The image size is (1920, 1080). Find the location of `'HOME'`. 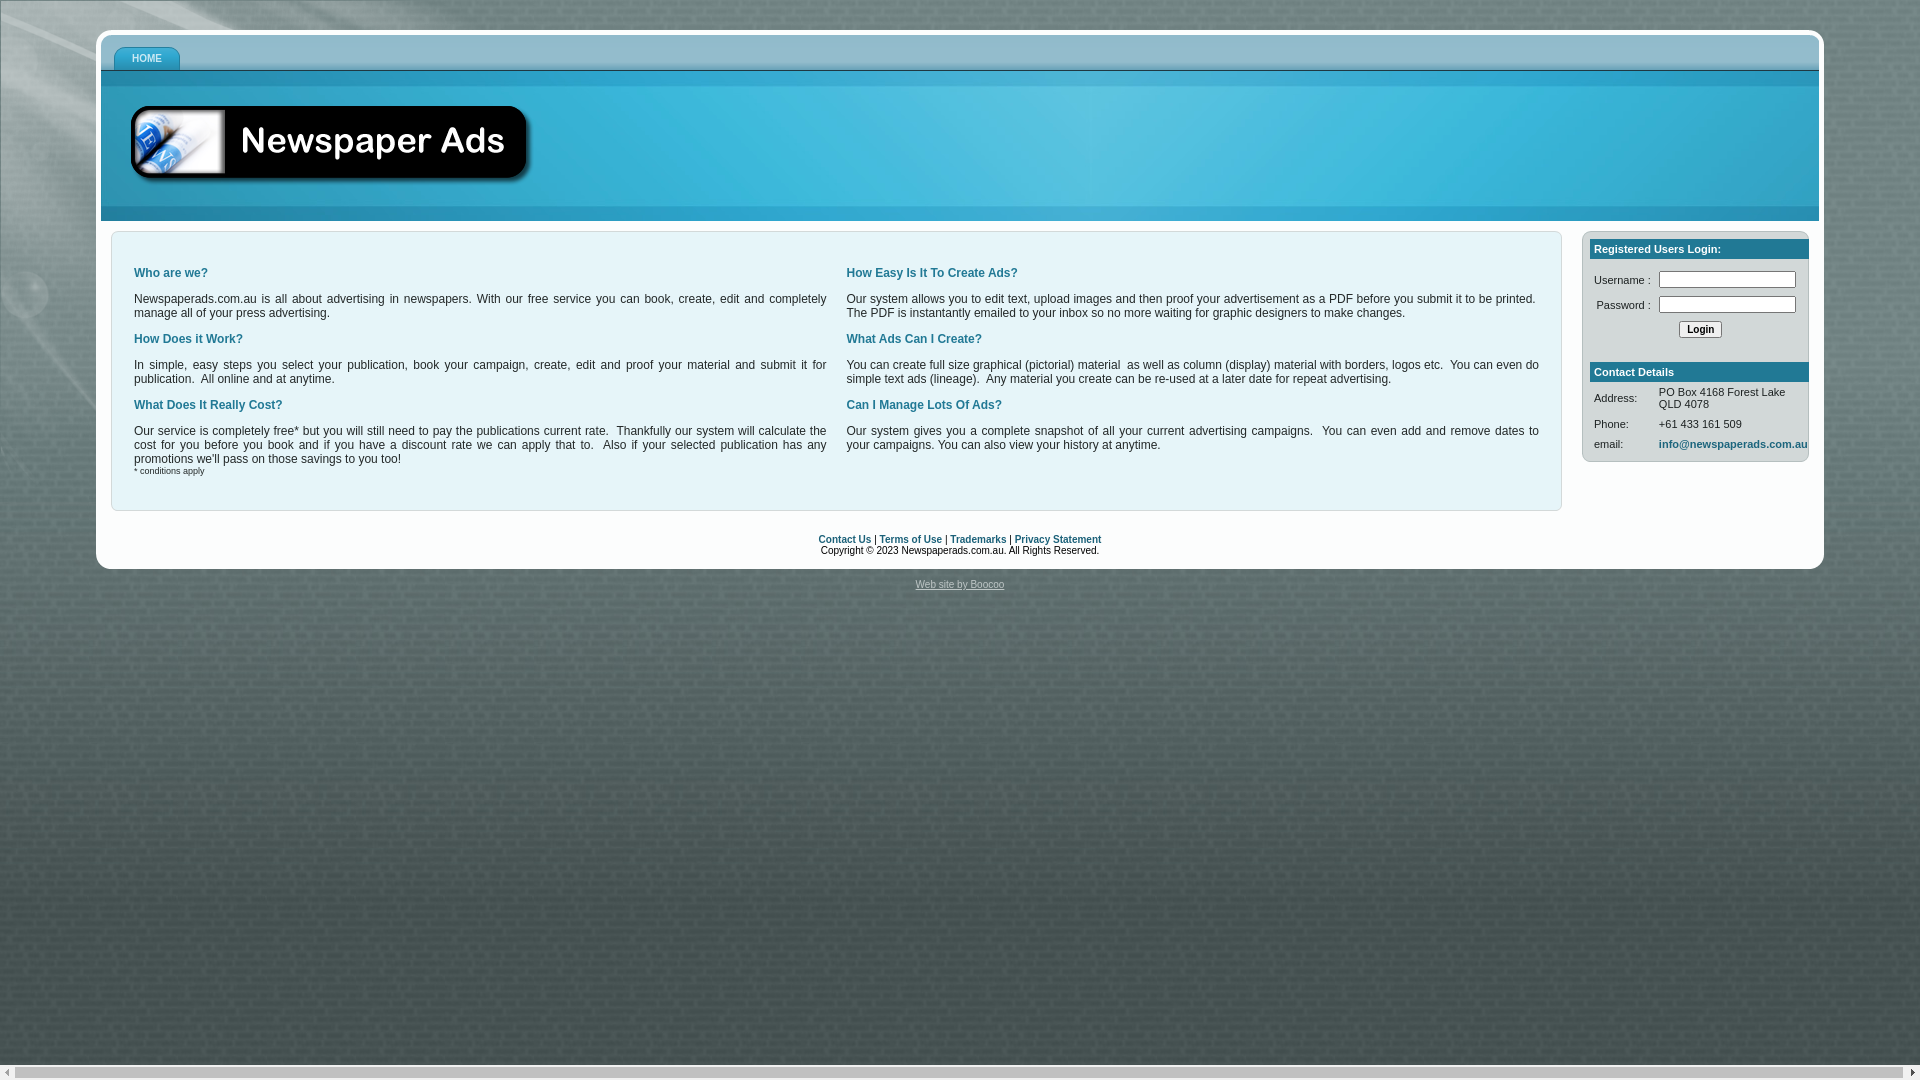

'HOME' is located at coordinates (146, 57).